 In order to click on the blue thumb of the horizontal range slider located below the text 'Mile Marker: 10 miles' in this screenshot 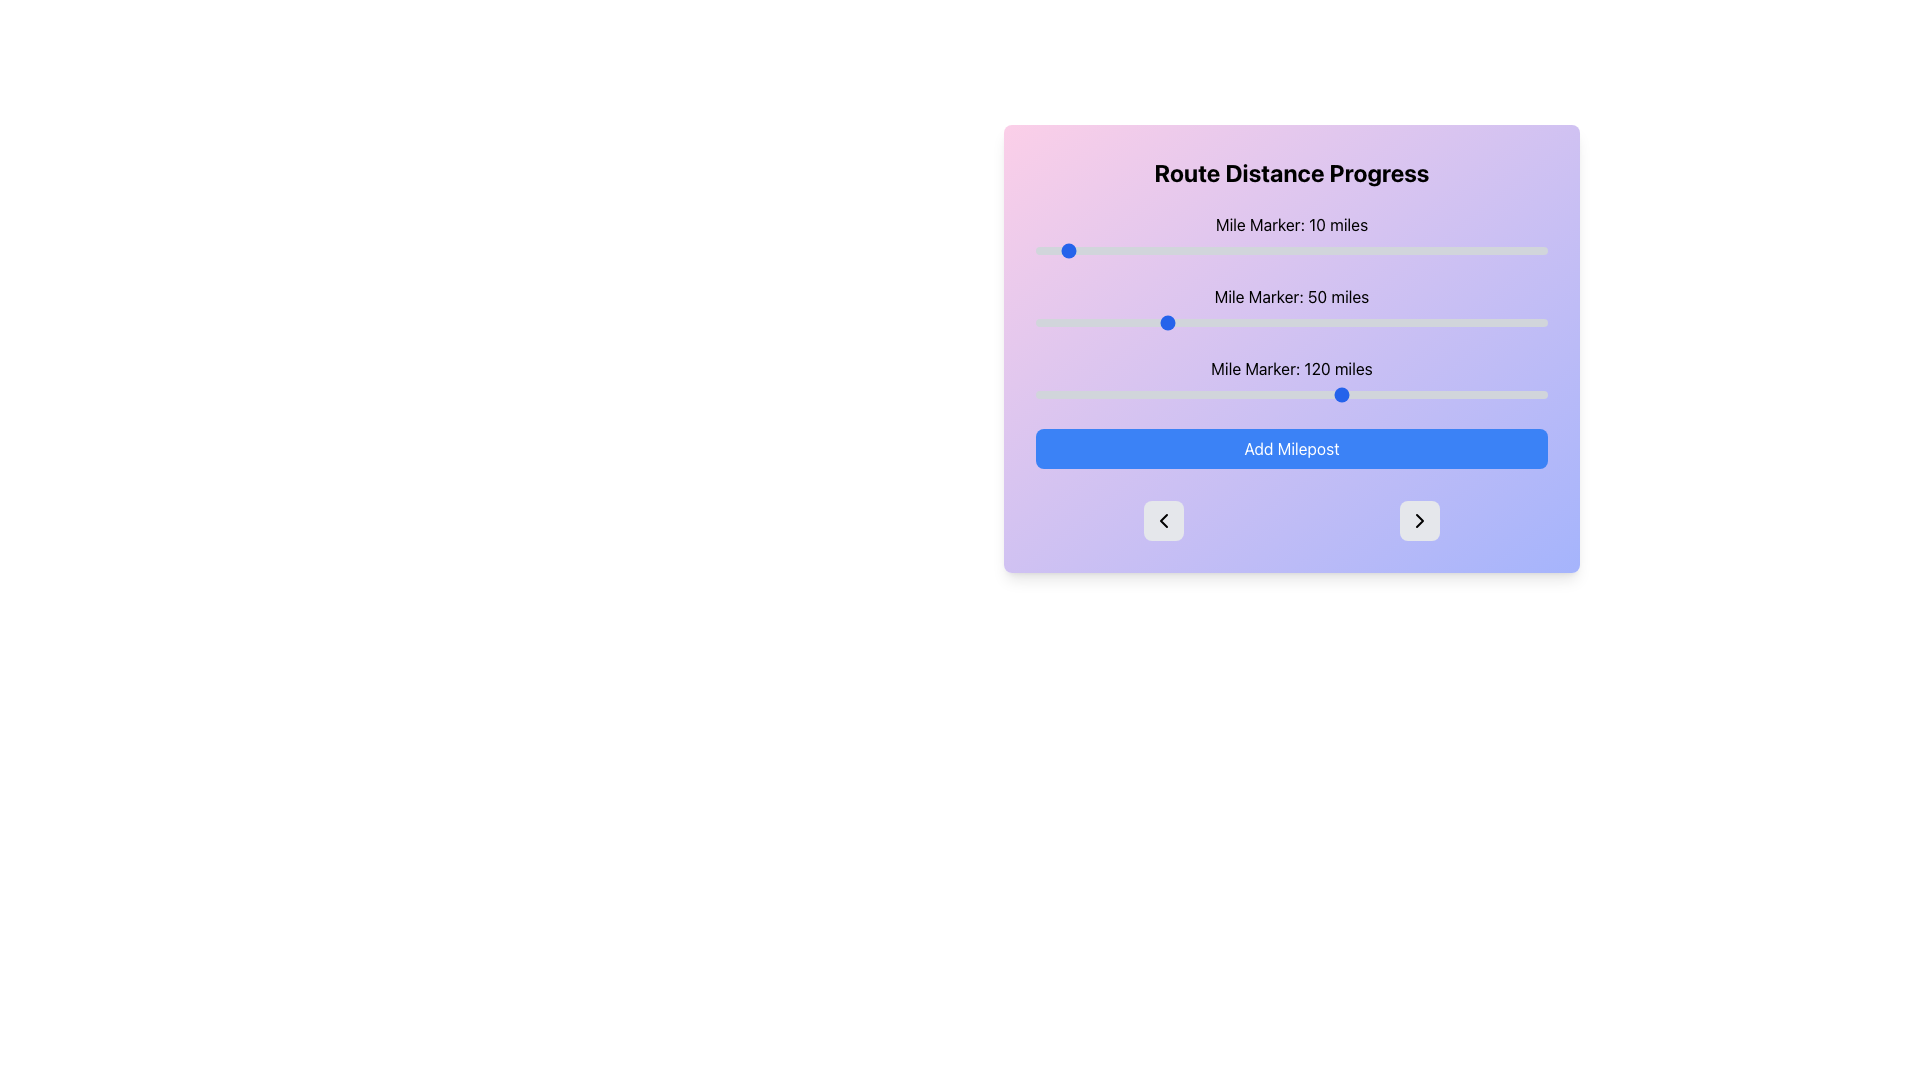, I will do `click(1291, 249)`.